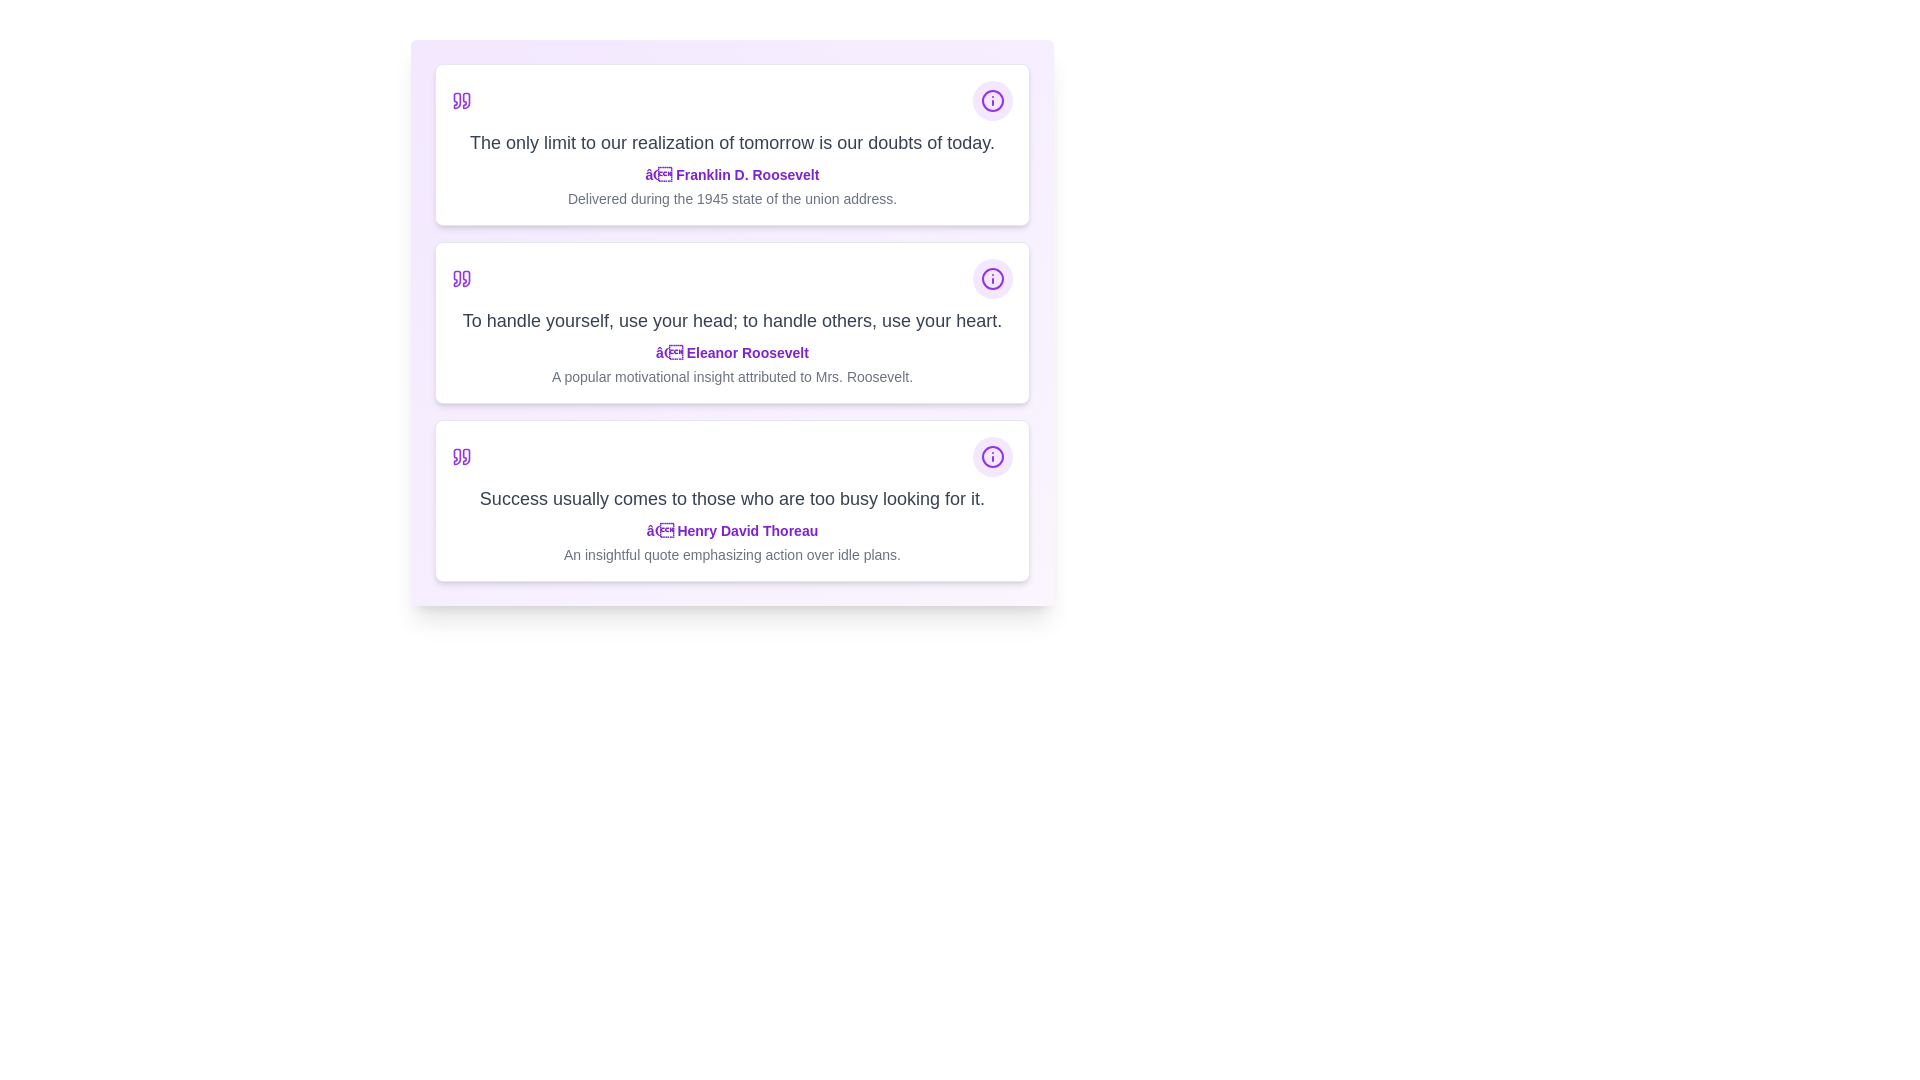 The width and height of the screenshot is (1920, 1080). Describe the element at coordinates (993, 100) in the screenshot. I see `the filled black circular shape that is part of the second icon, located to the right of the second text card in the interface` at that location.